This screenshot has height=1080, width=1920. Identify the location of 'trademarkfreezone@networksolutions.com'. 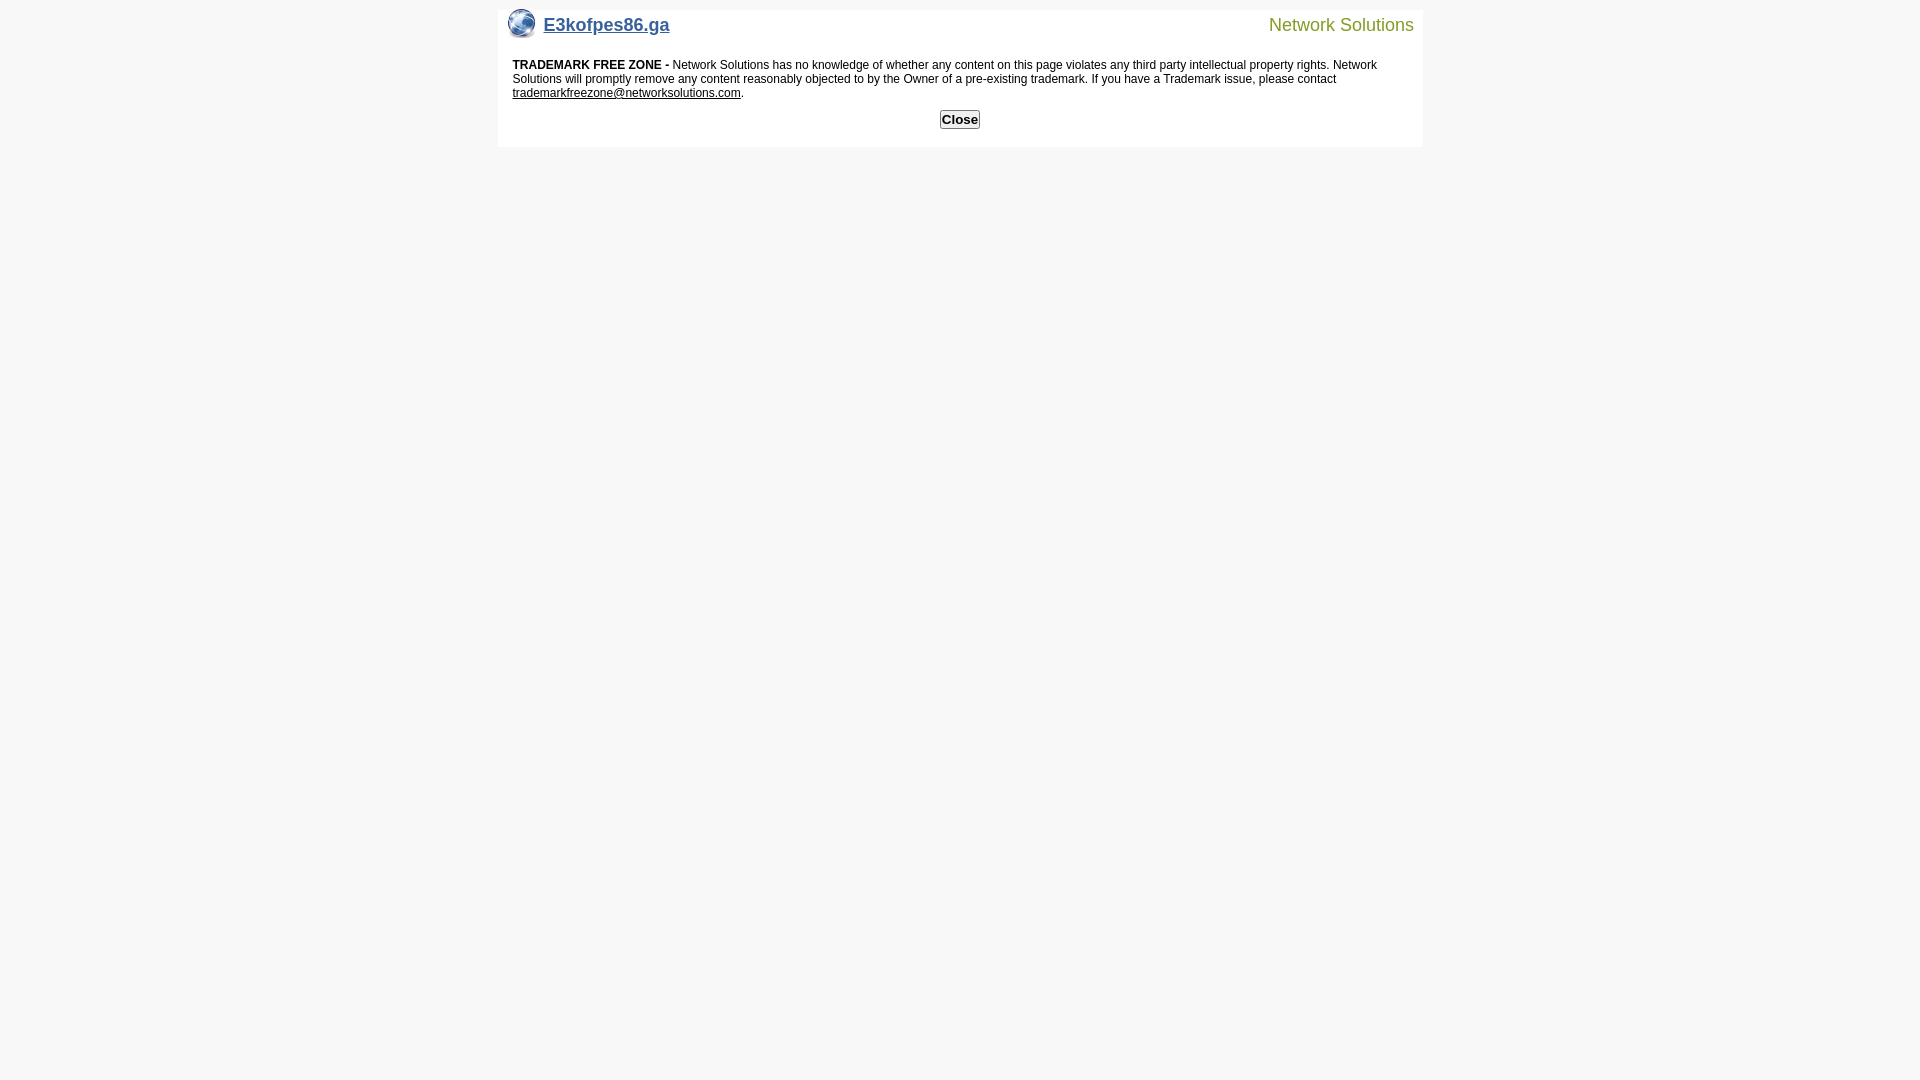
(512, 92).